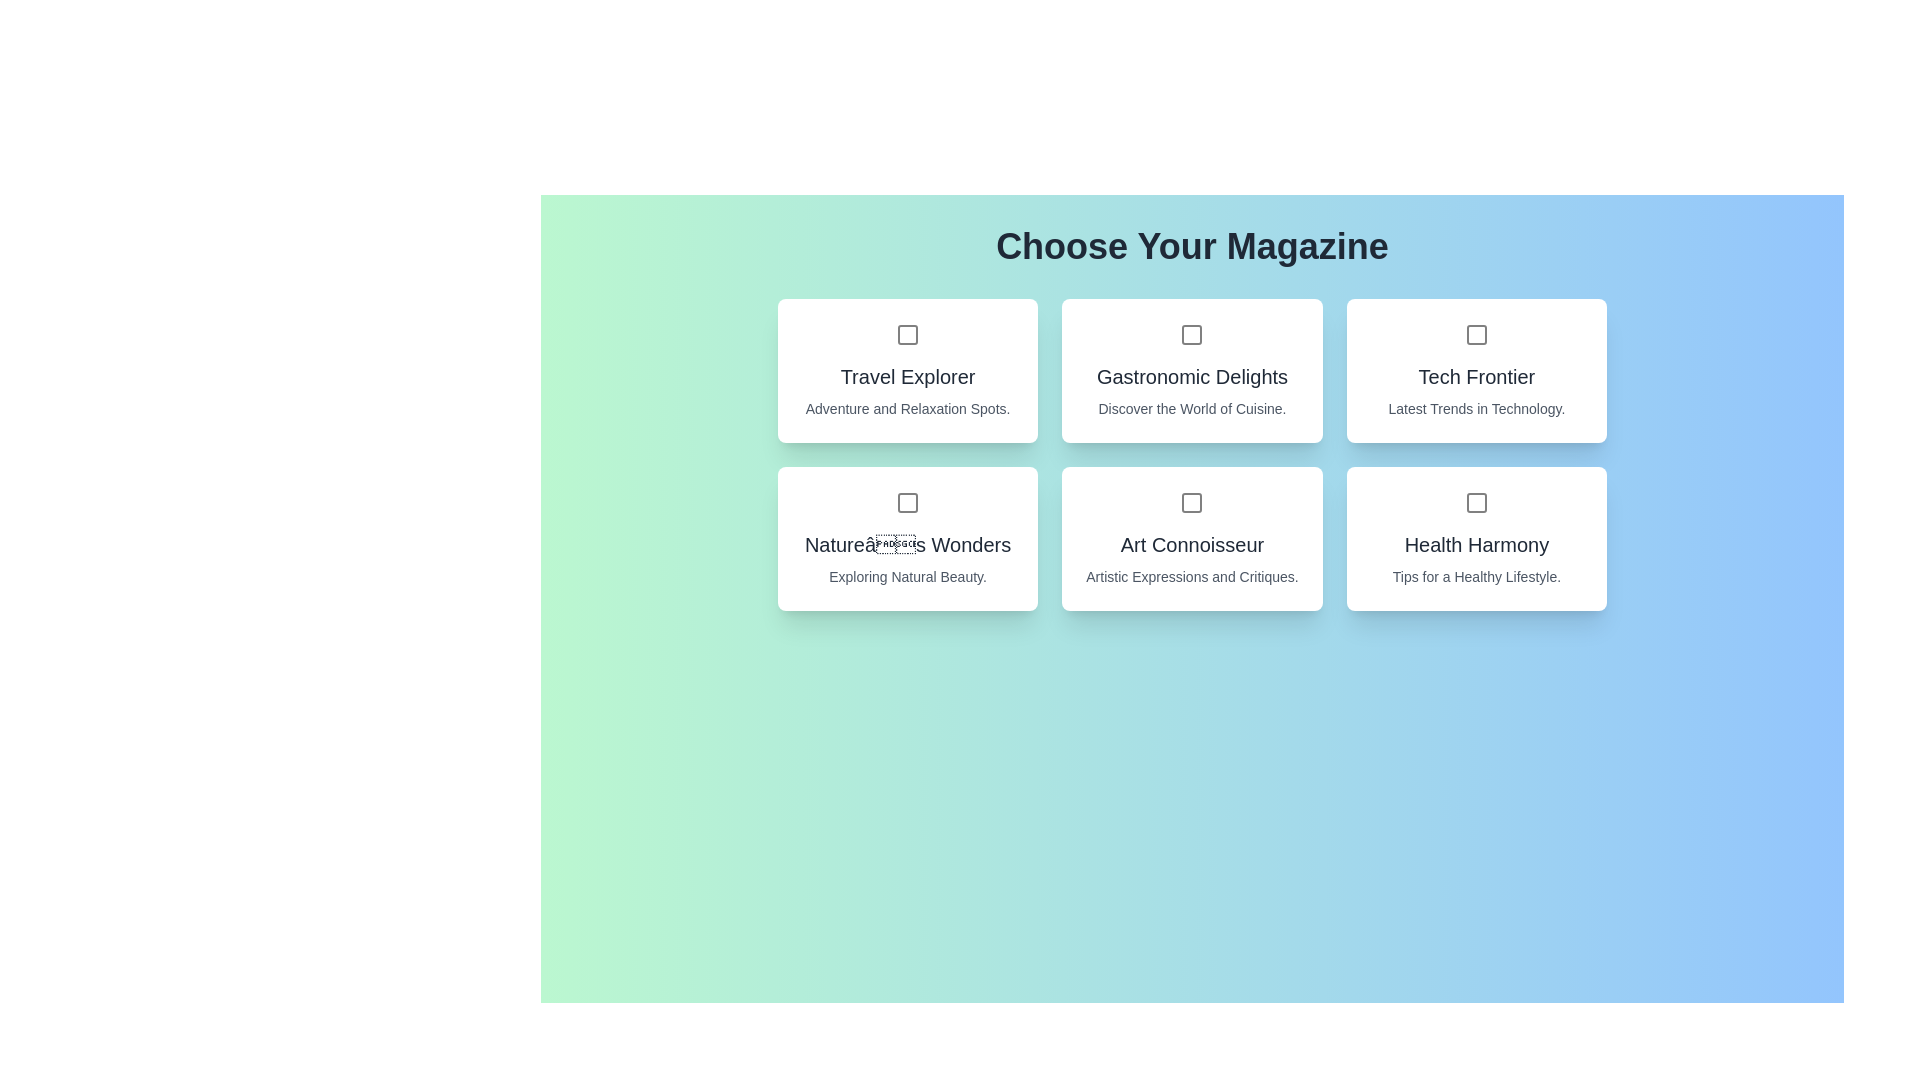 This screenshot has height=1080, width=1920. What do you see at coordinates (1476, 370) in the screenshot?
I see `the magazine card titled 'Tech Frontier' to observe its hover effect` at bounding box center [1476, 370].